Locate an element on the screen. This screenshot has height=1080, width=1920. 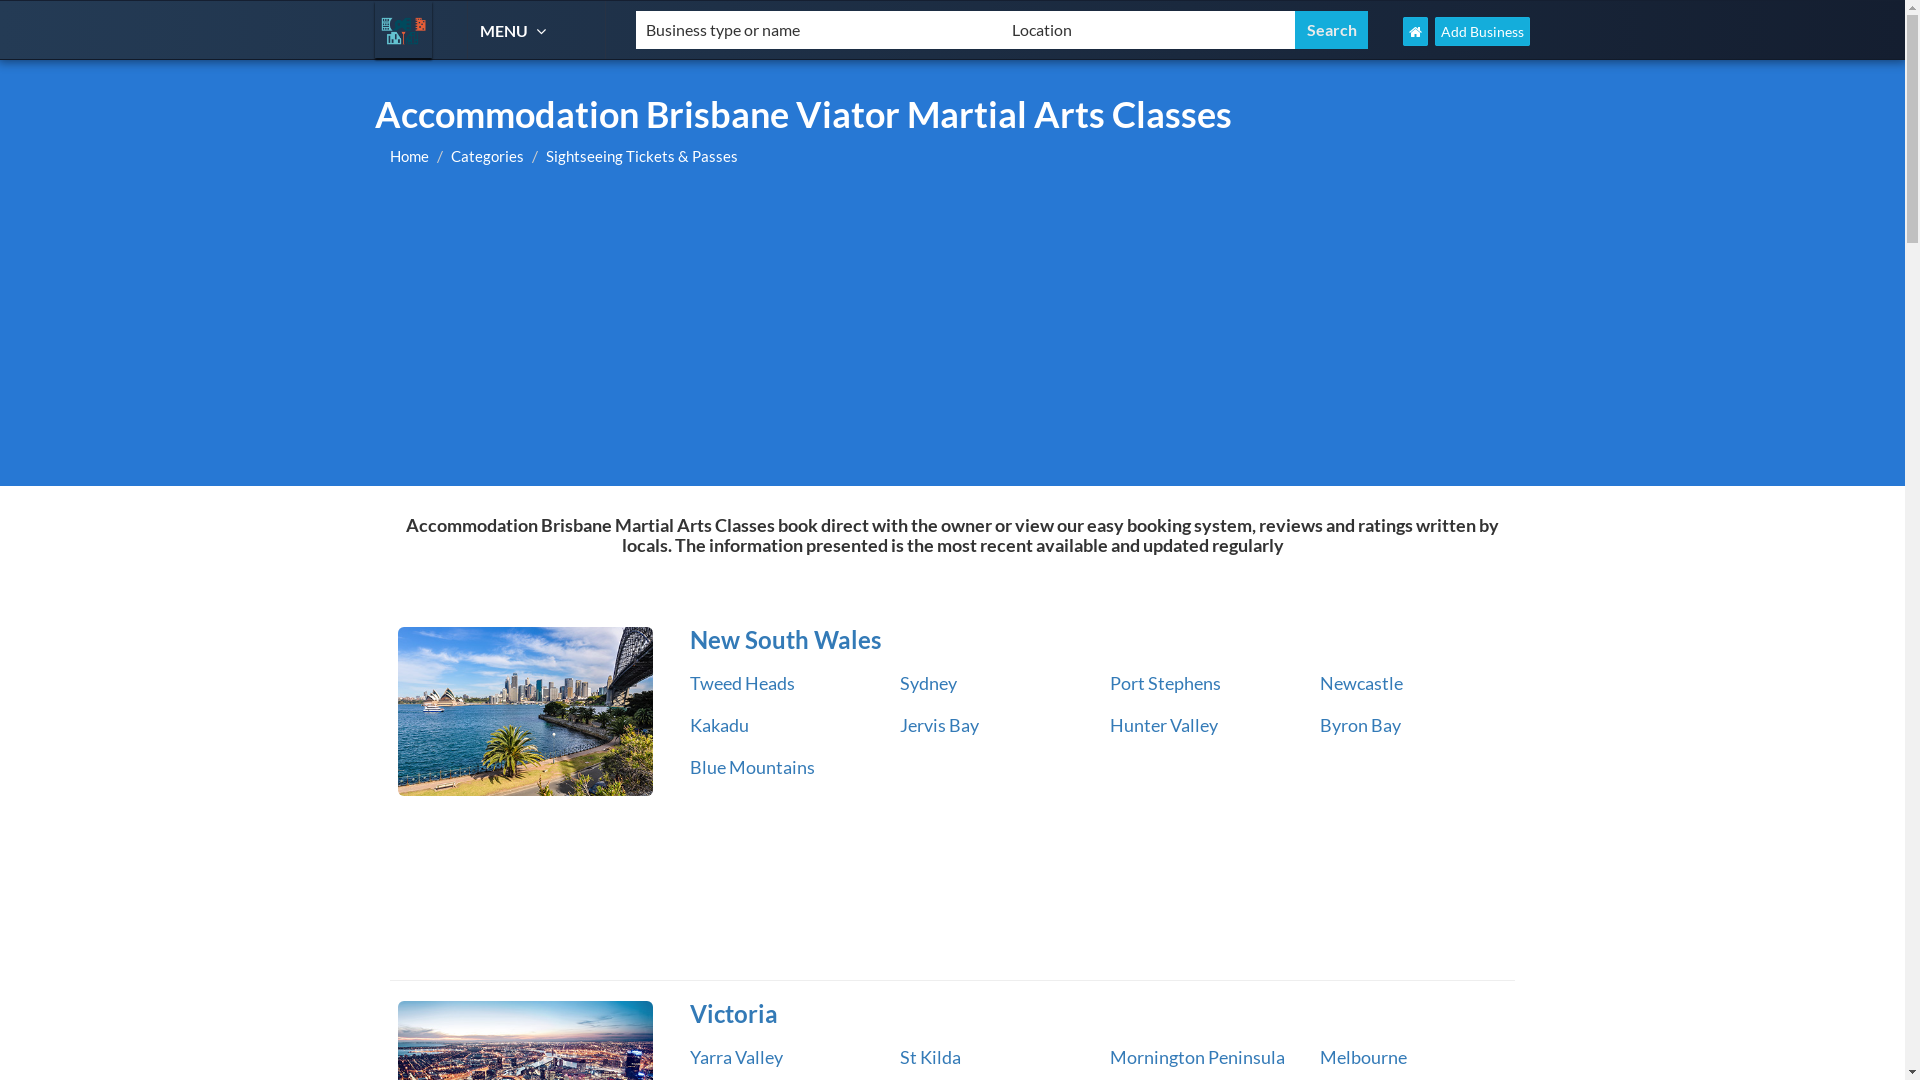
'St Kilda' is located at coordinates (929, 1055).